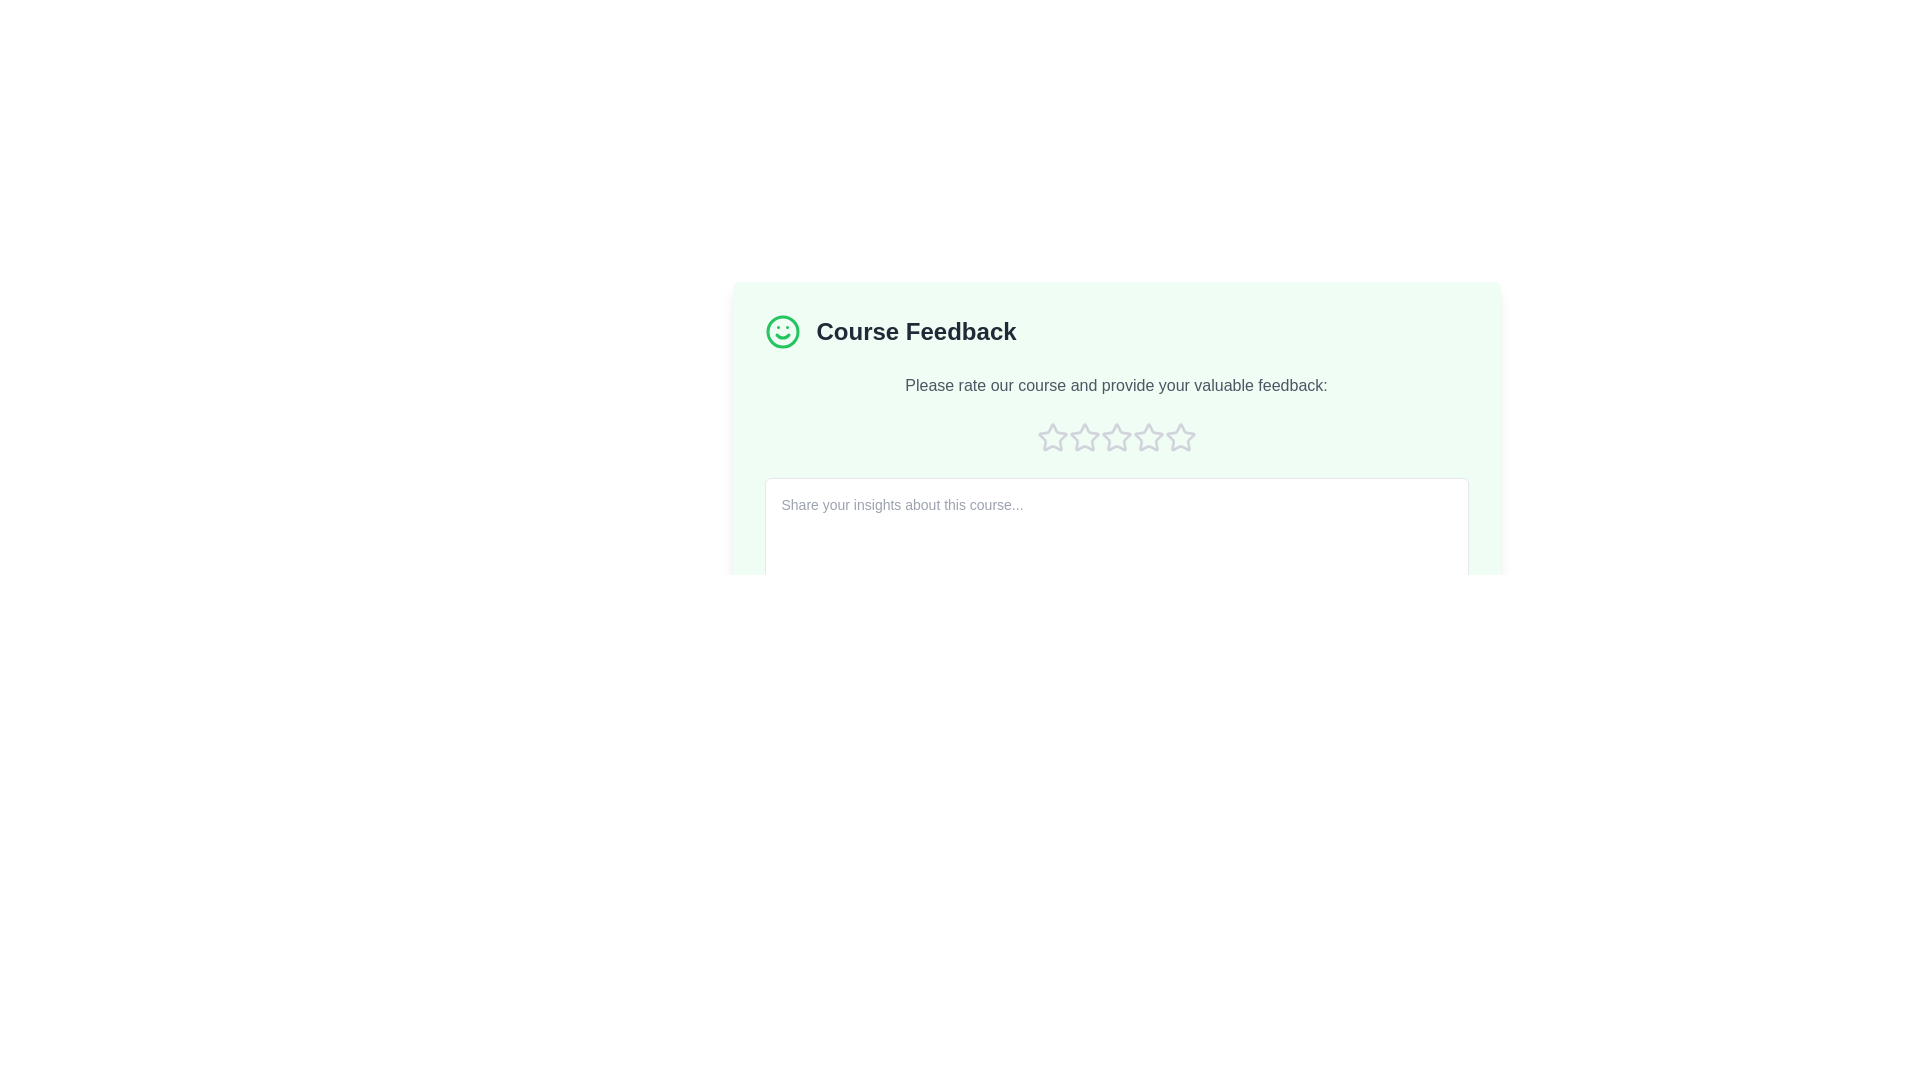 Image resolution: width=1920 pixels, height=1080 pixels. Describe the element at coordinates (1180, 437) in the screenshot. I see `the fifth star icon in the rating row` at that location.